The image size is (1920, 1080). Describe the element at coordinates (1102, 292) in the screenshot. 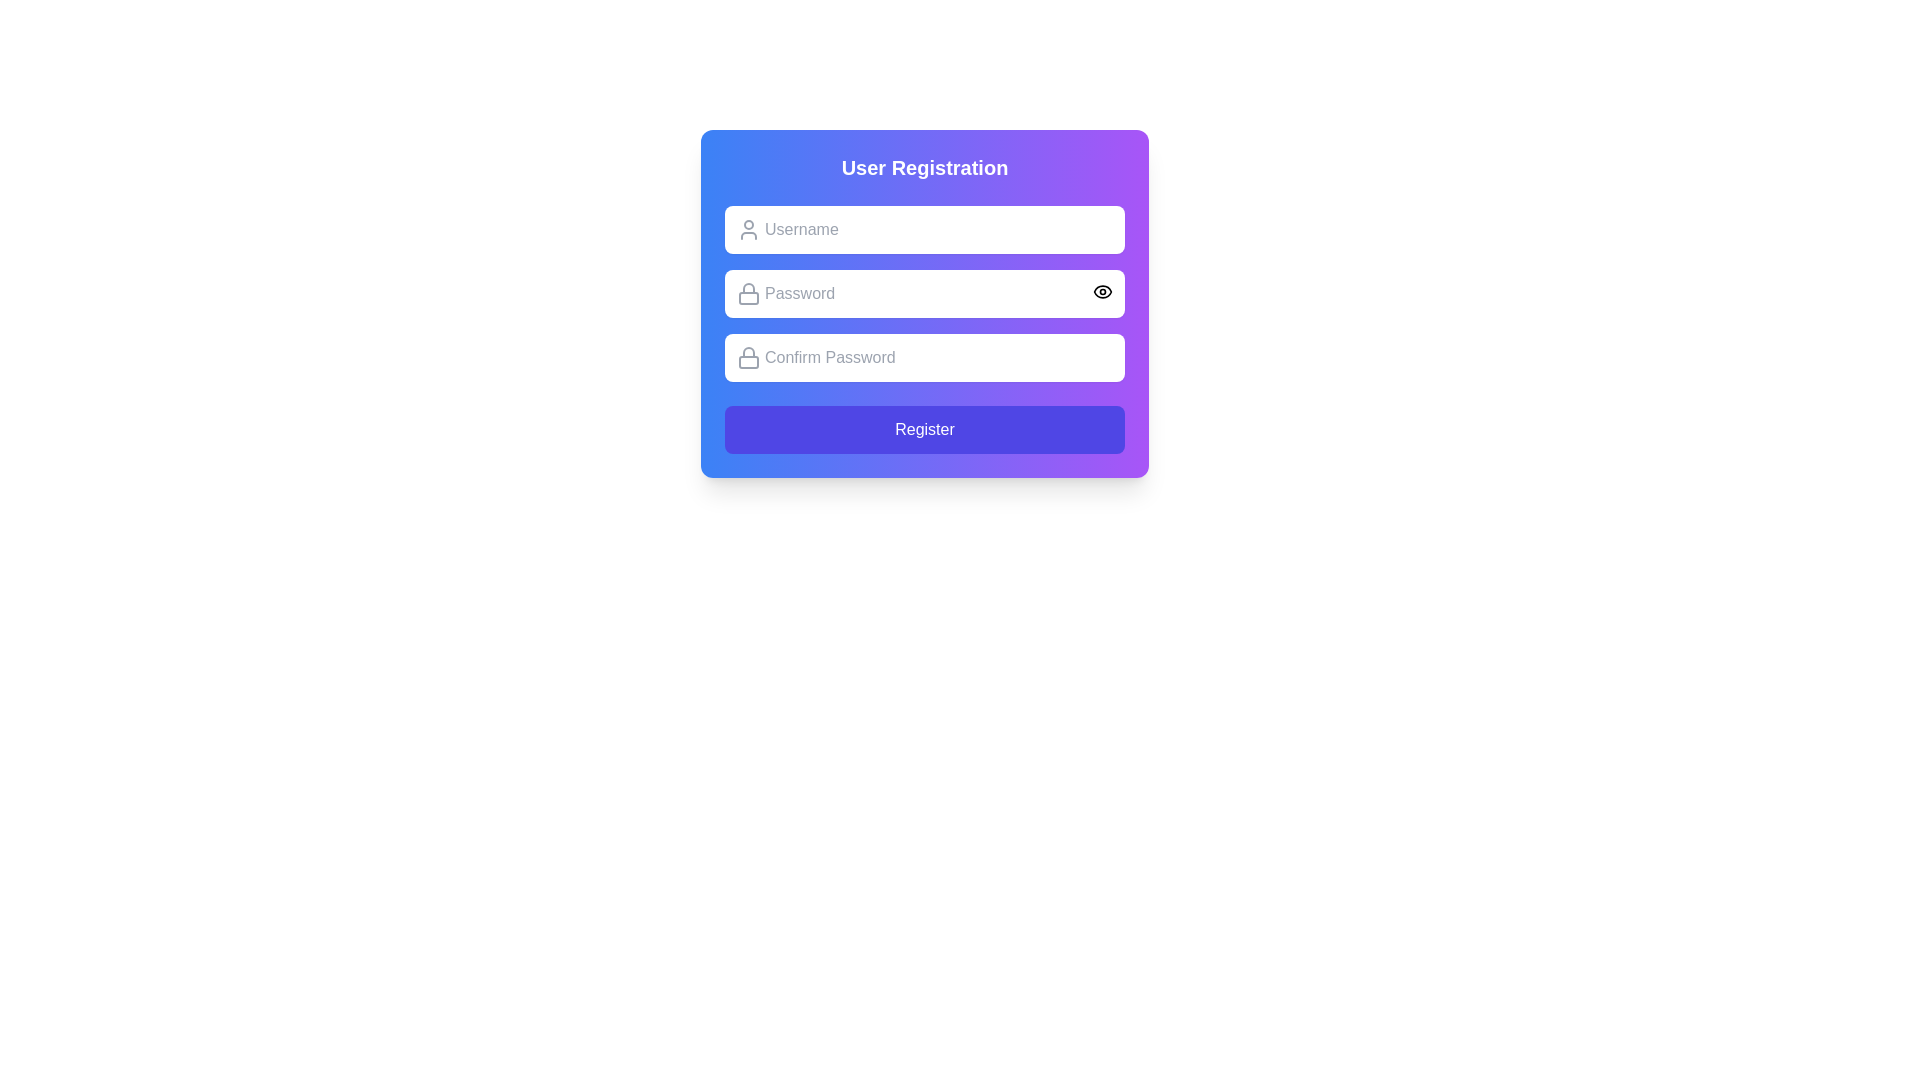

I see `the visibility toggle button located in the top right corner of the password input field` at that location.